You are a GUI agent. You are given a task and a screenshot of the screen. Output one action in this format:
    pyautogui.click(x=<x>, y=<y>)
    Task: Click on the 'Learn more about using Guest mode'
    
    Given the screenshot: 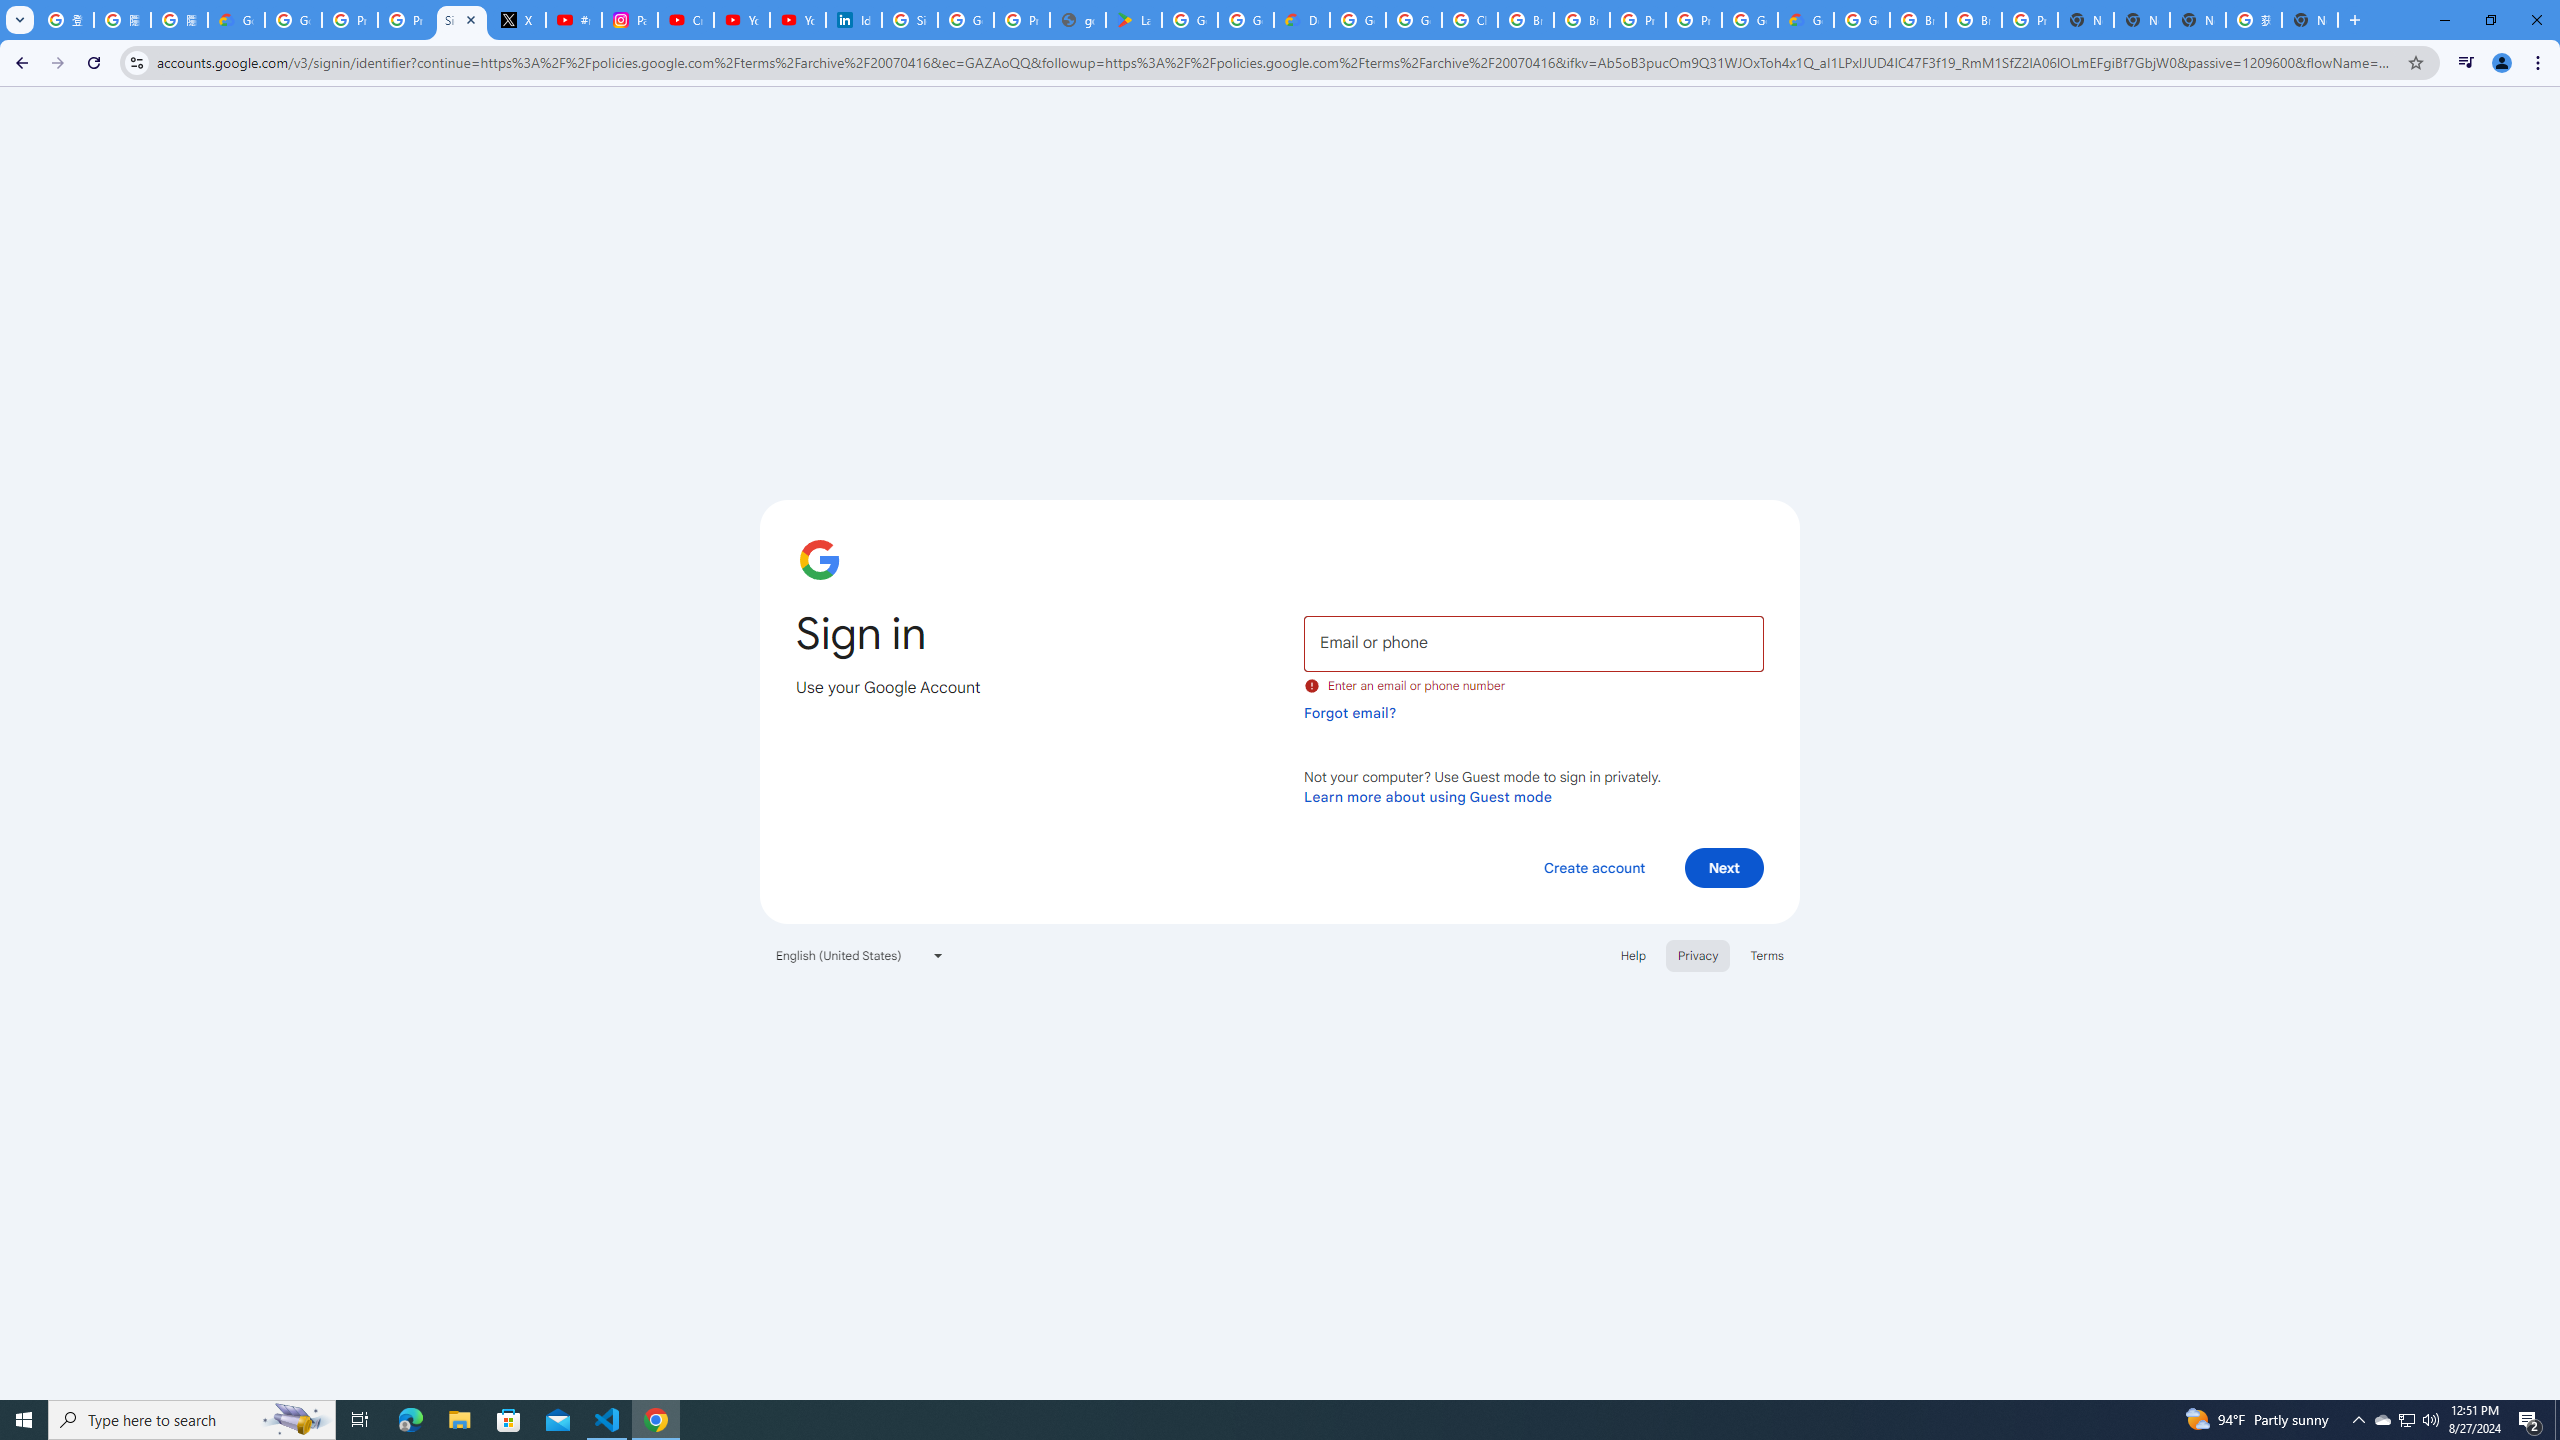 What is the action you would take?
    pyautogui.click(x=1427, y=796)
    